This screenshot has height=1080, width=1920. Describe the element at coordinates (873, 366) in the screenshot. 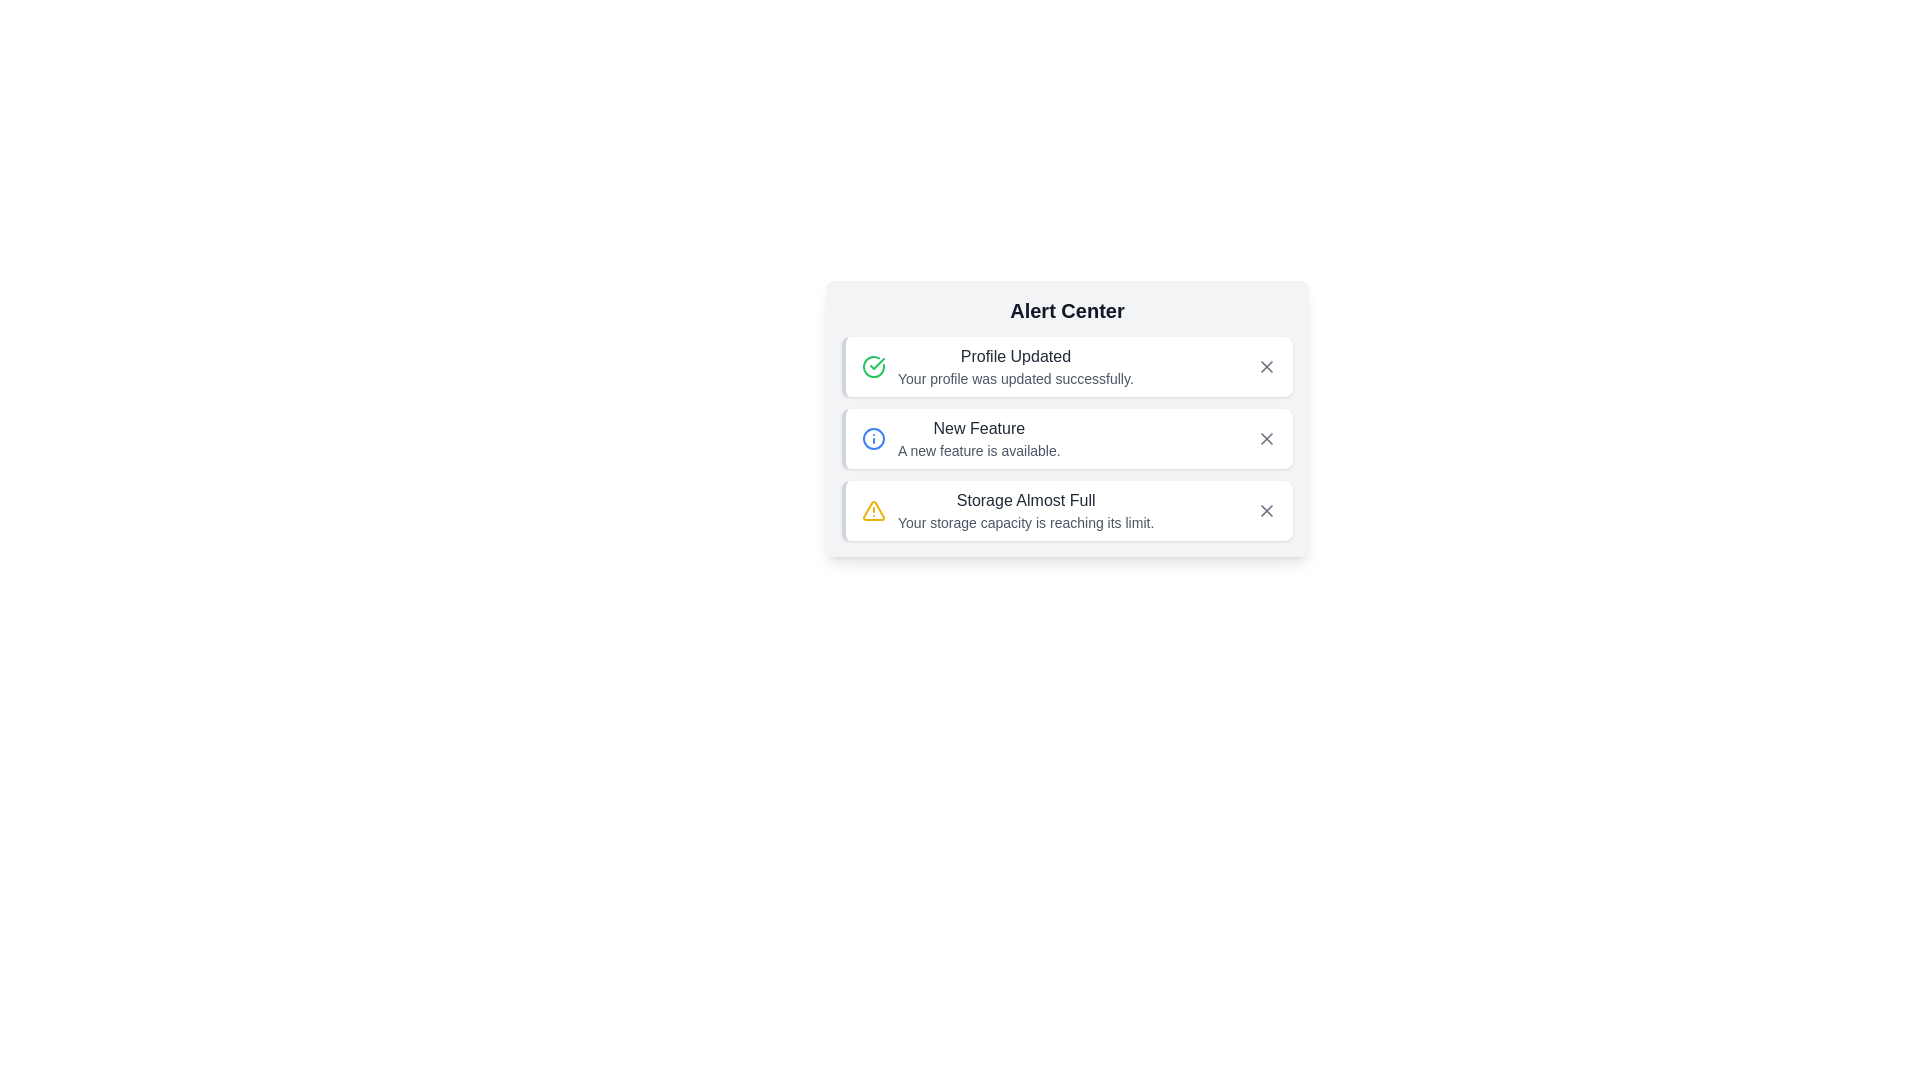

I see `the type of alert` at that location.